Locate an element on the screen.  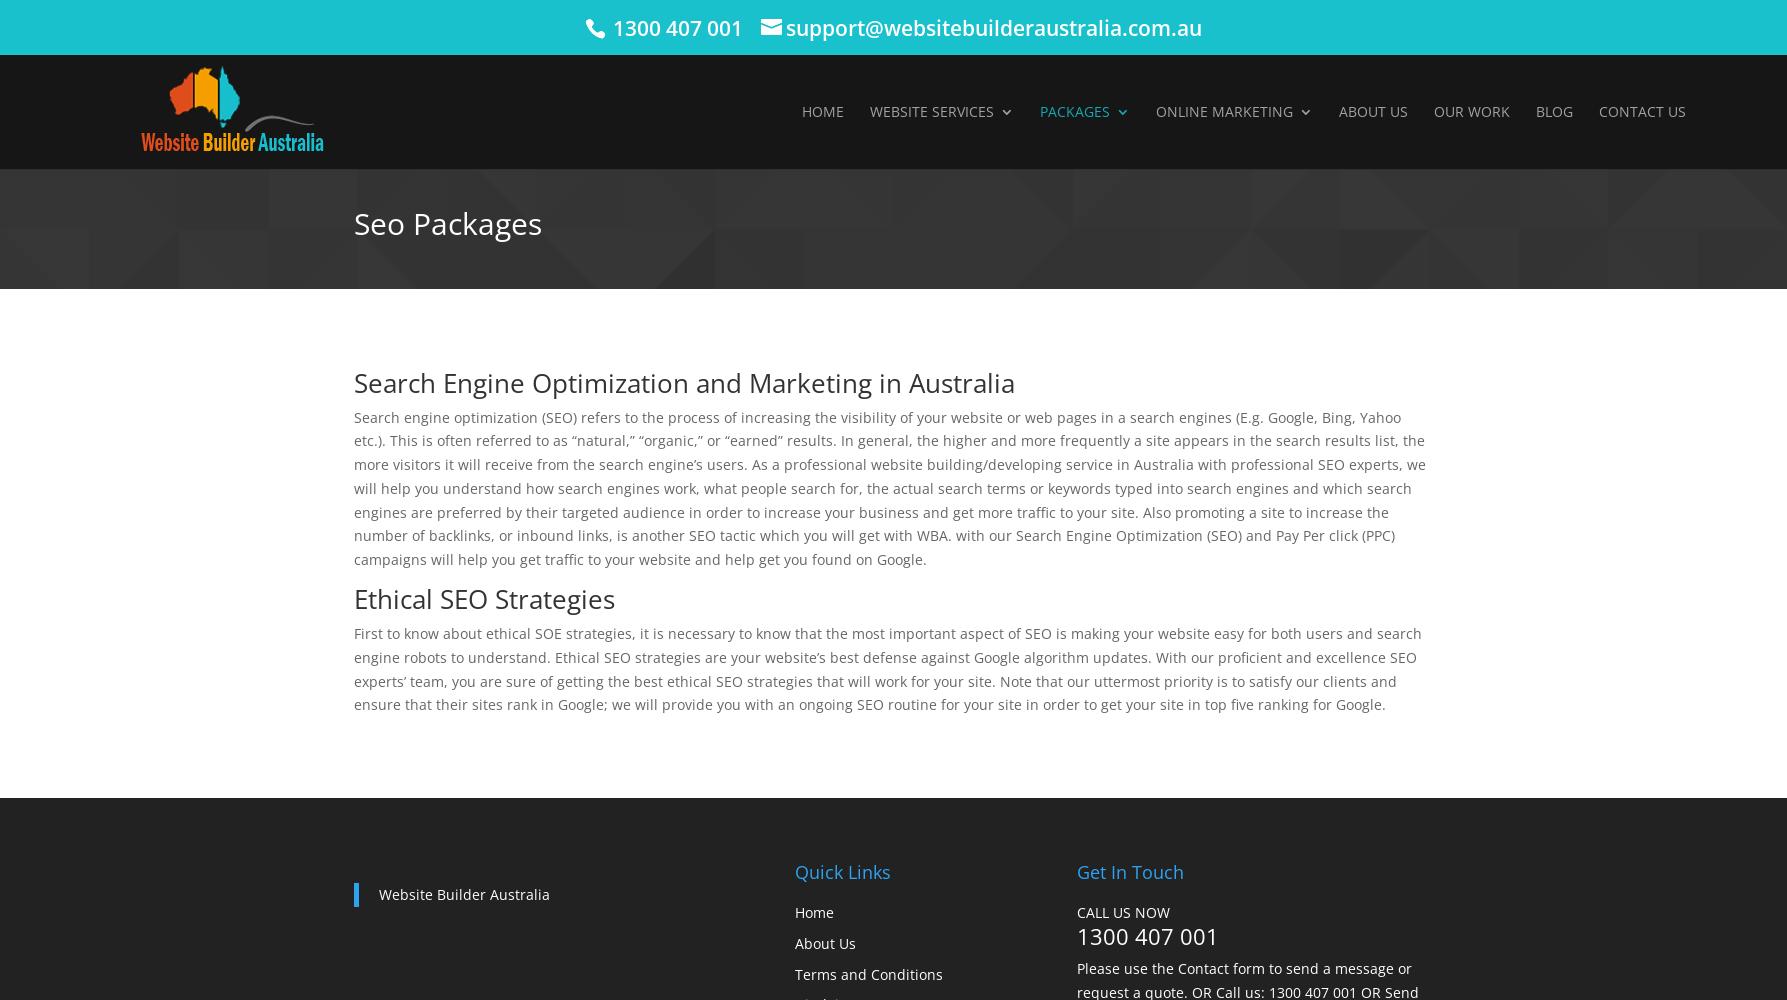
'WordPress' is located at coordinates (950, 329).